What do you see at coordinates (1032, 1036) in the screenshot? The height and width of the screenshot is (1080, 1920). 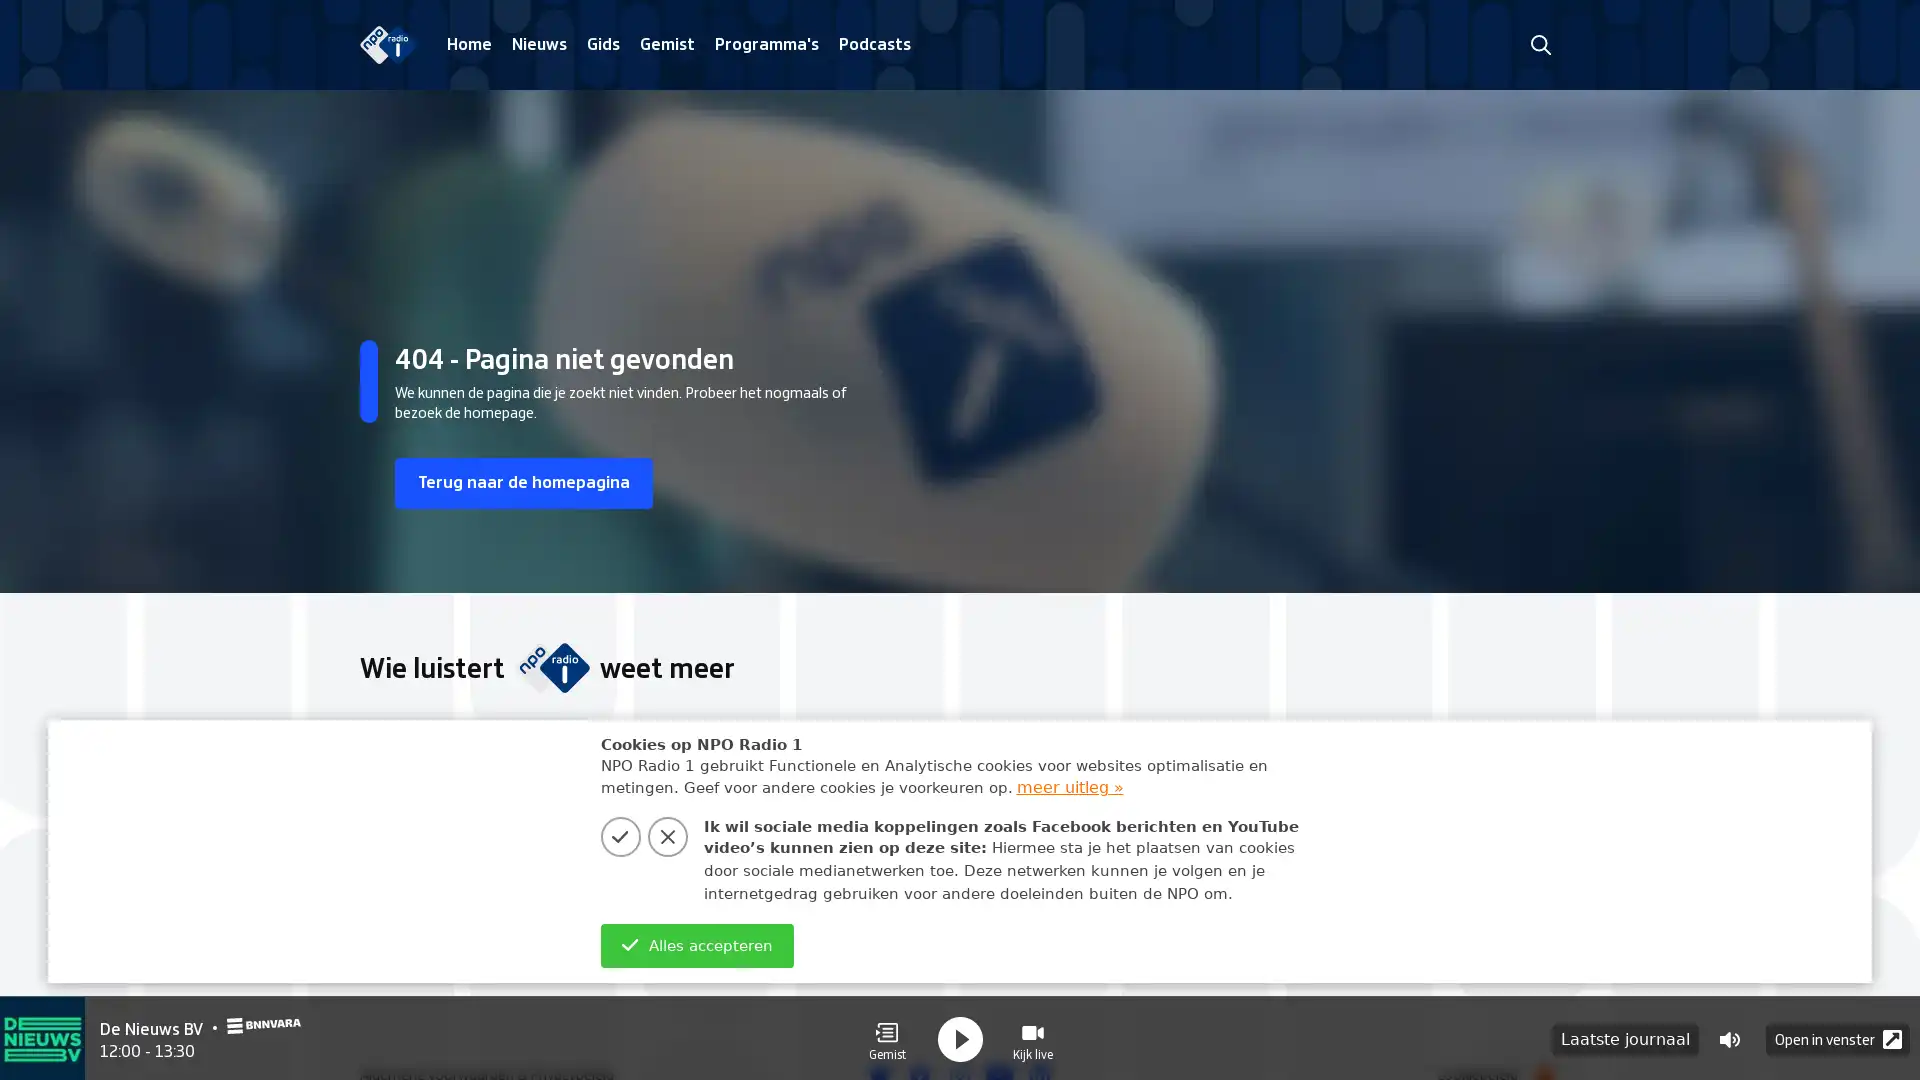 I see `Visual Radio Kijk live` at bounding box center [1032, 1036].